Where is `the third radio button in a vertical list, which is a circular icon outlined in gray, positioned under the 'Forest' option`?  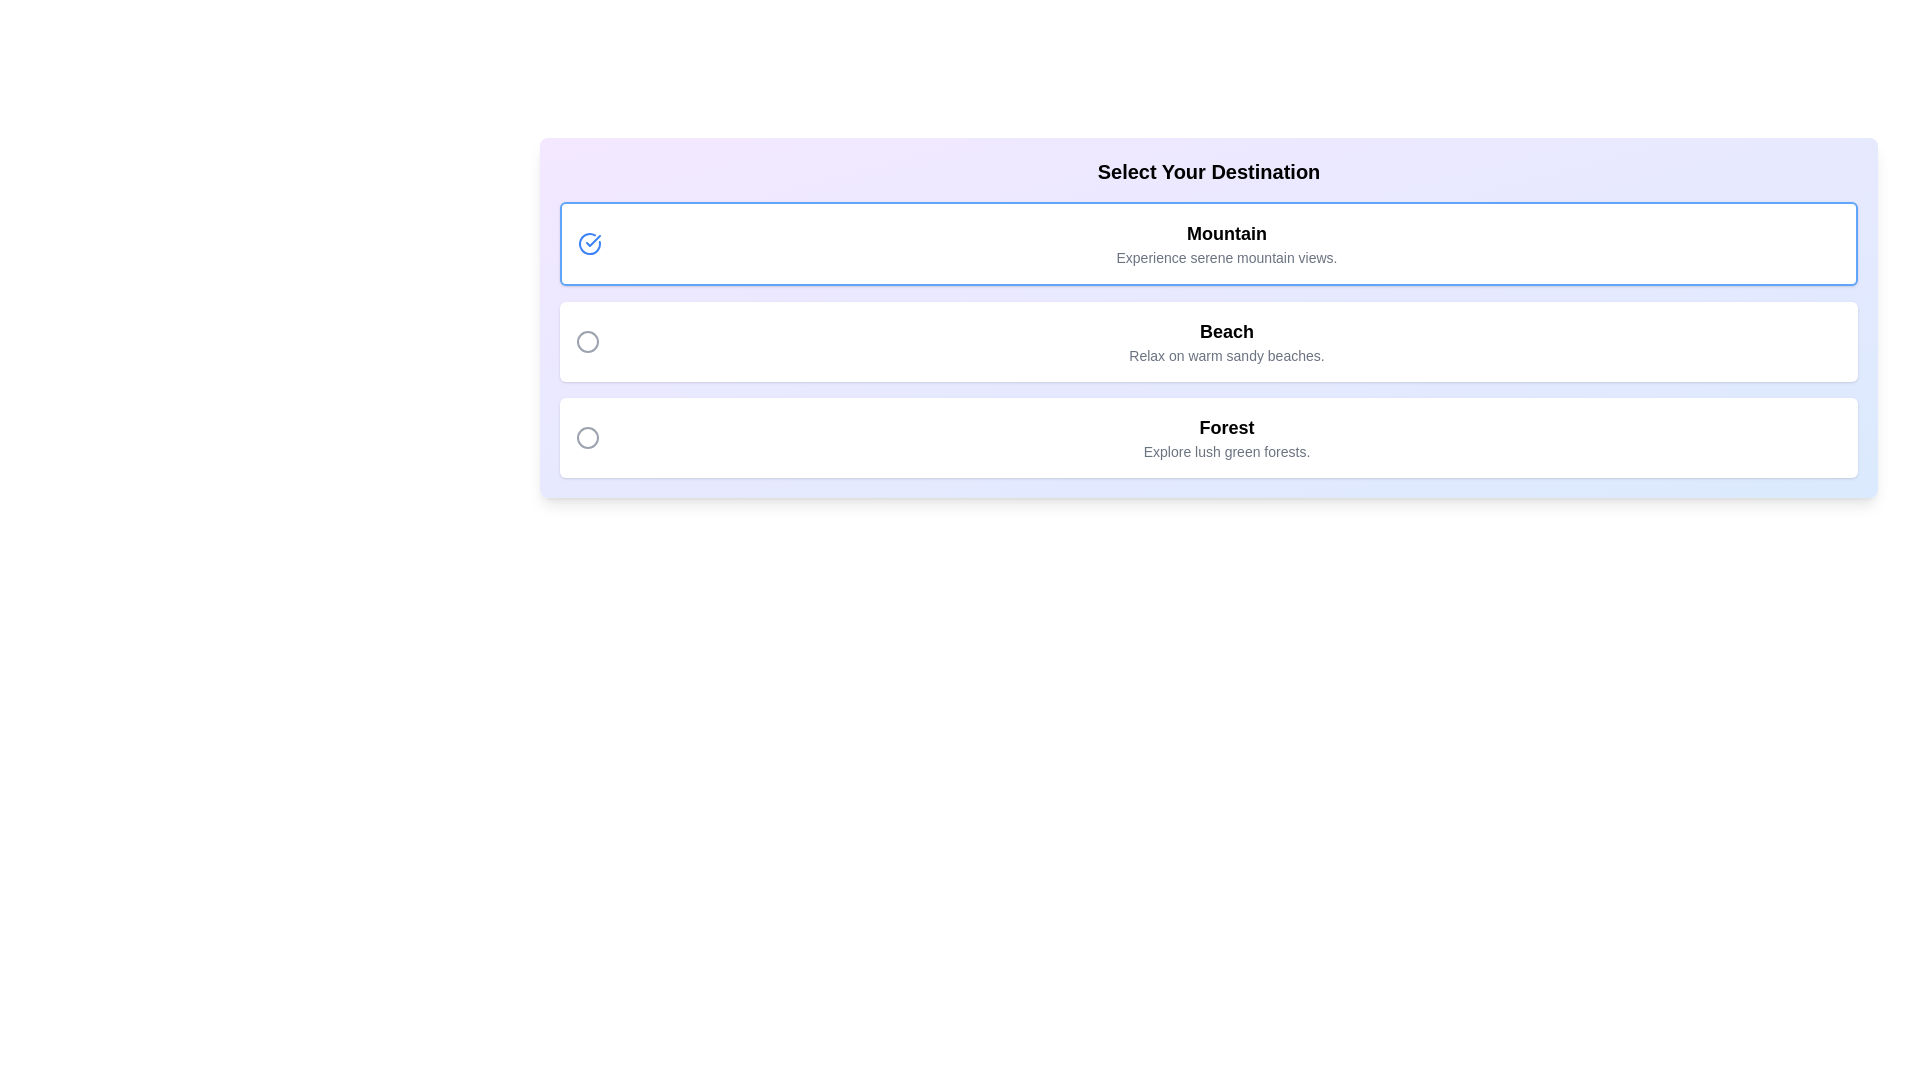 the third radio button in a vertical list, which is a circular icon outlined in gray, positioned under the 'Forest' option is located at coordinates (587, 437).